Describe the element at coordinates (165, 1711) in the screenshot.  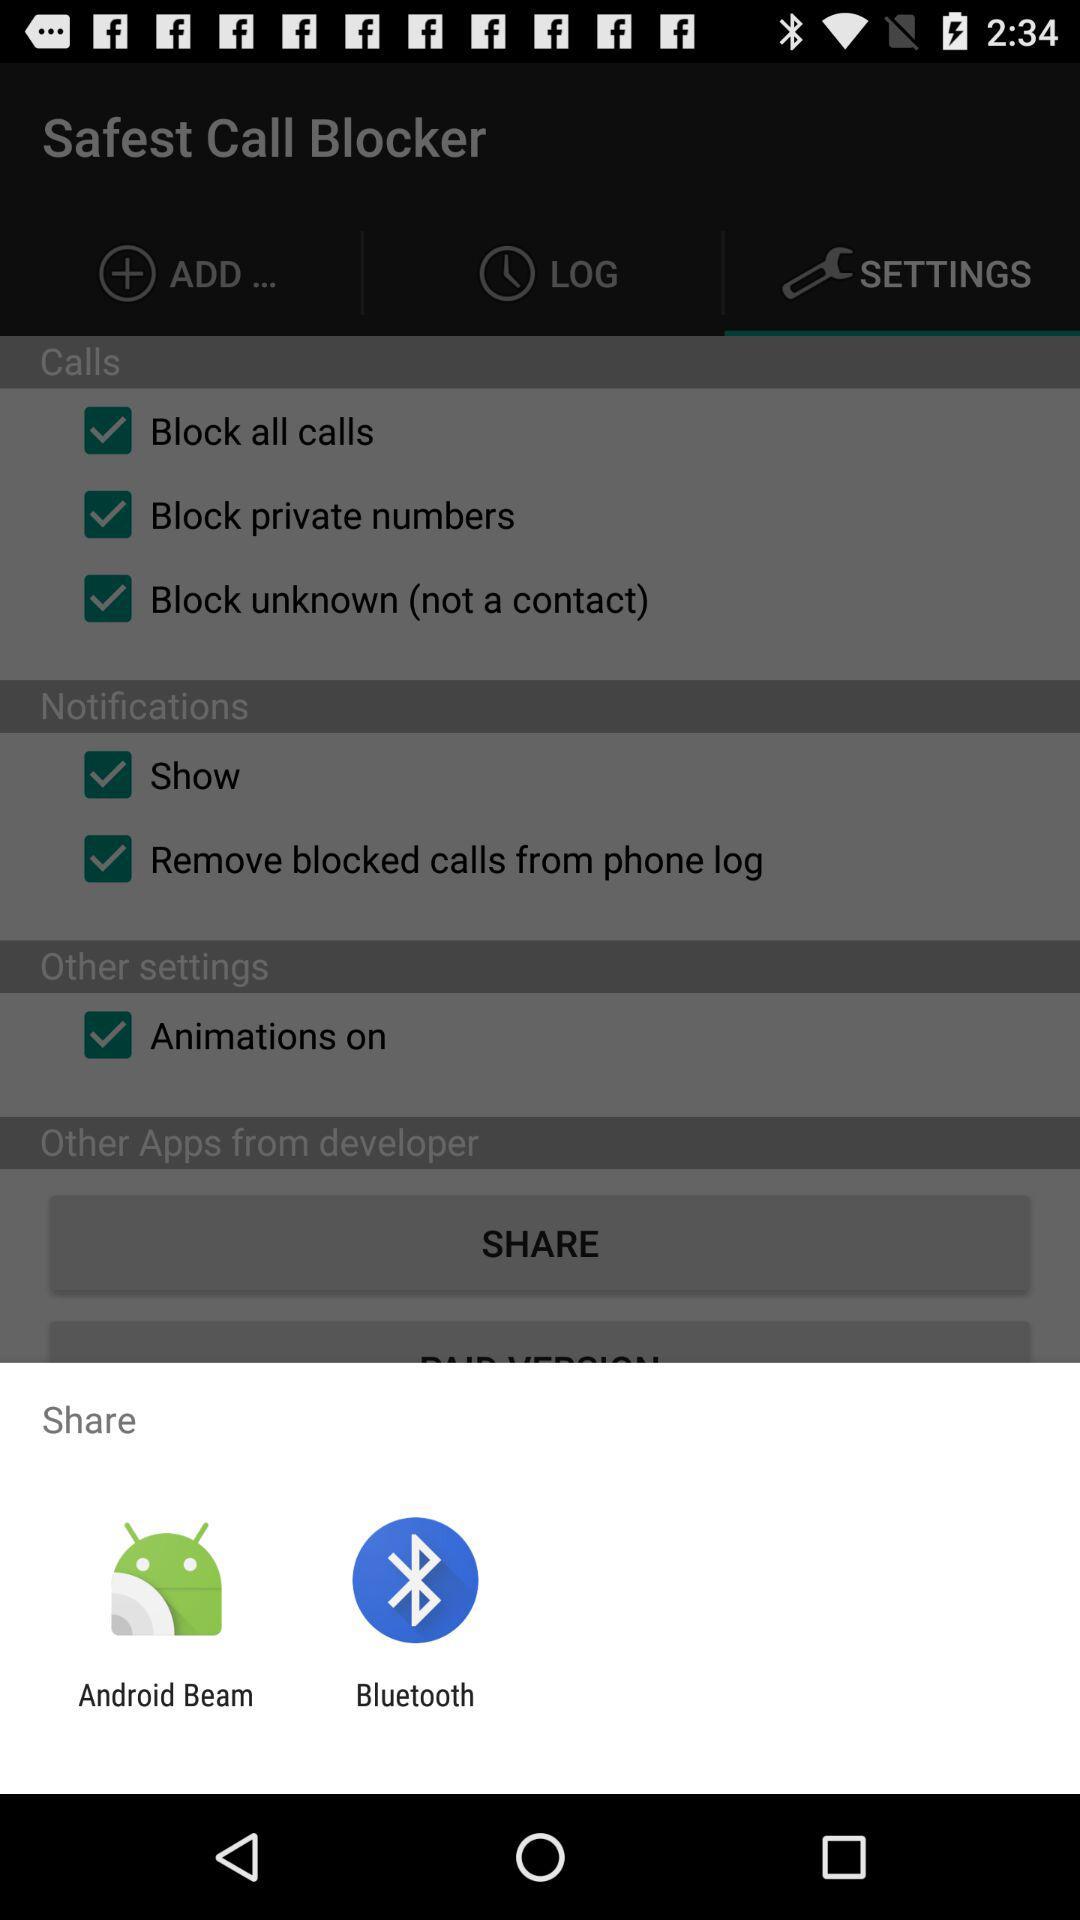
I see `item to the left of bluetooth` at that location.